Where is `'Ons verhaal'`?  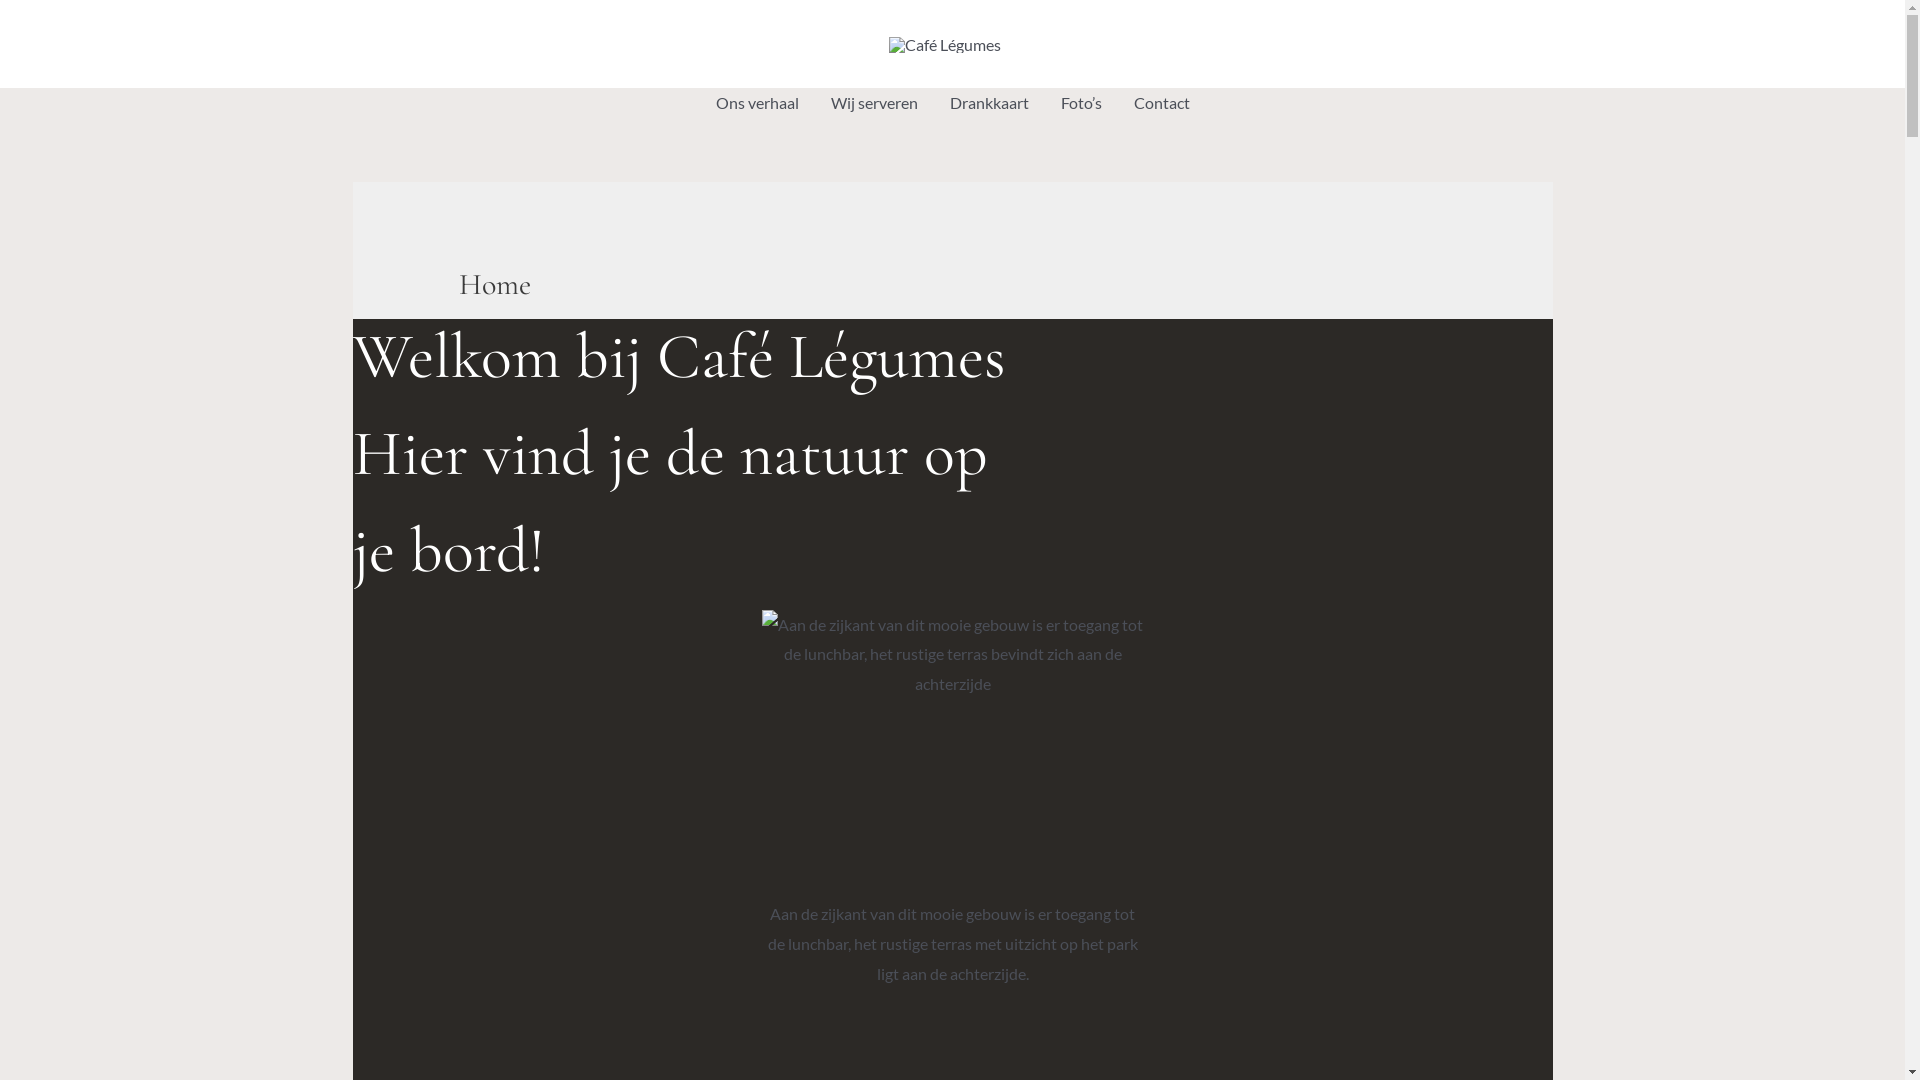
'Ons verhaal' is located at coordinates (756, 103).